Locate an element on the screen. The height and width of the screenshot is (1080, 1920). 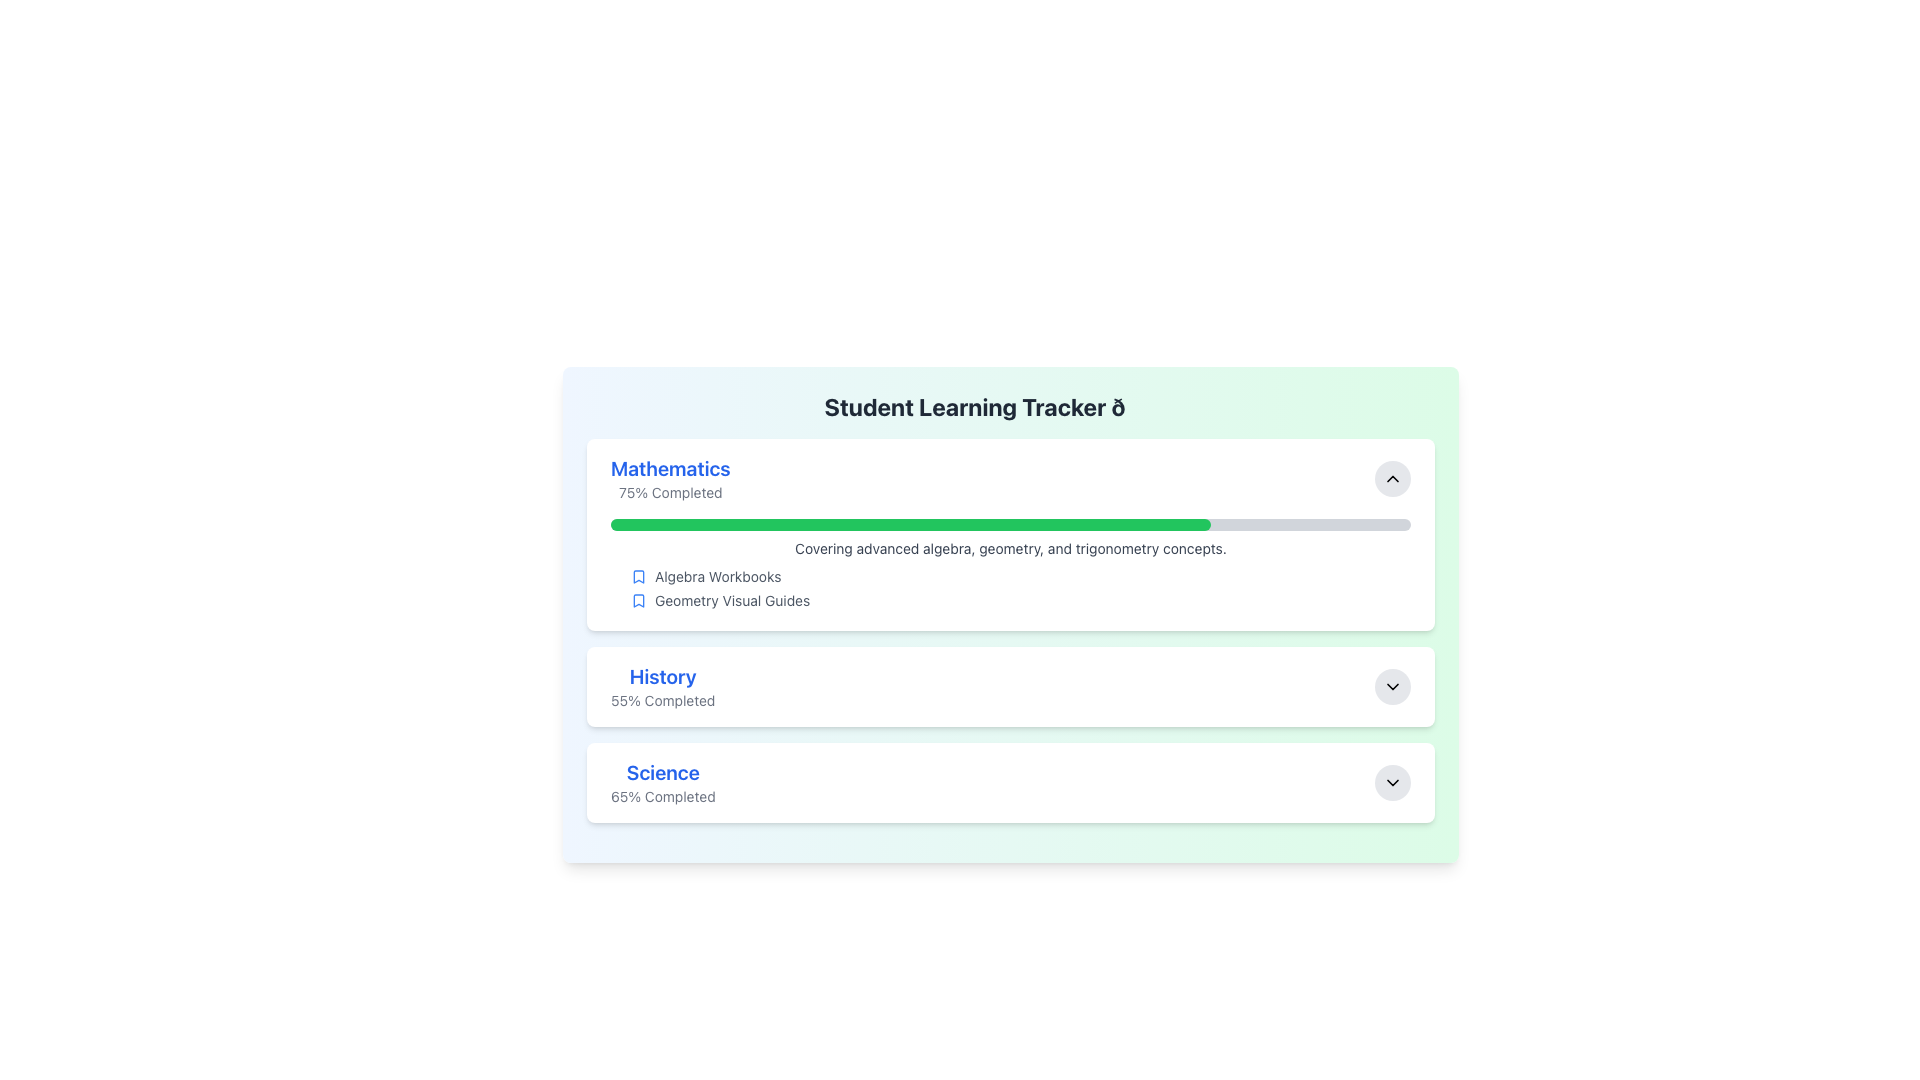
the text label styled for emphasis that serves as a title or descriptor for the section in the 'Student Learning Tracker' interface, located at the bottom-most section under 'Mathematics' and 'History' is located at coordinates (663, 771).